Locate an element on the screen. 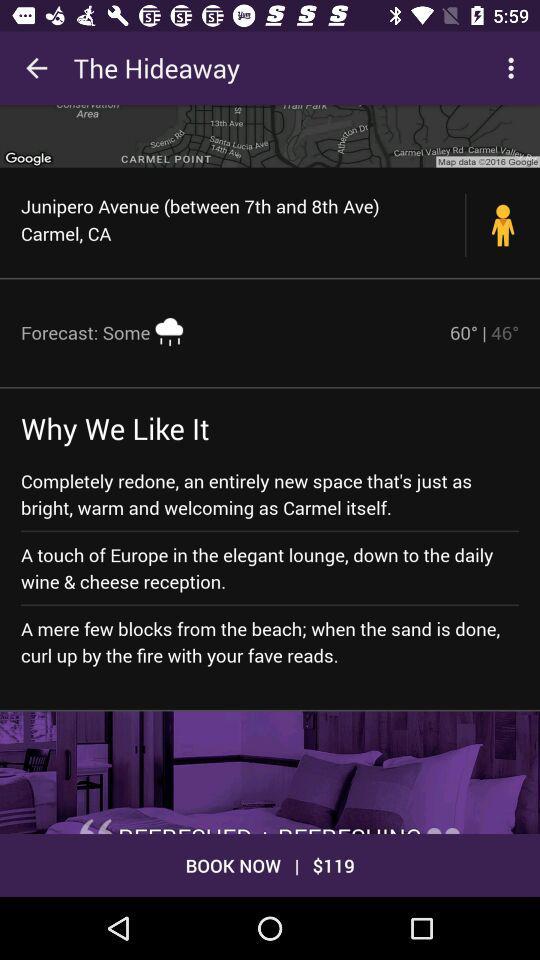 Image resolution: width=540 pixels, height=960 pixels. item above completely redone an icon is located at coordinates (483, 332).